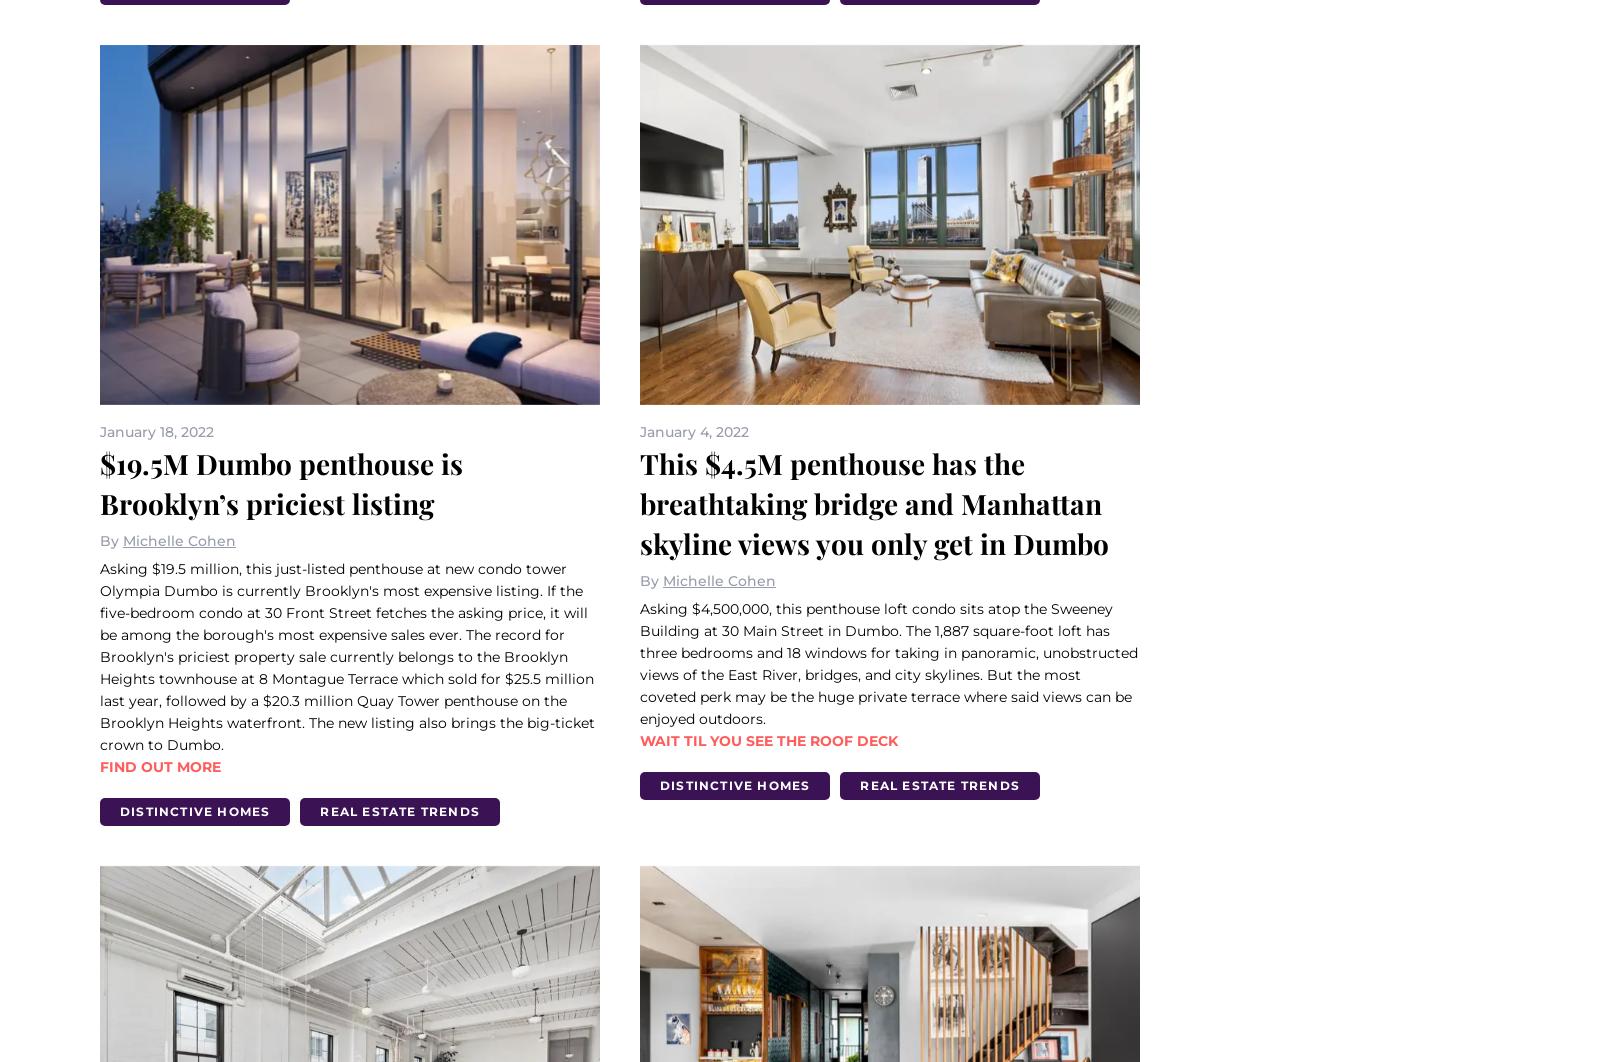 The height and width of the screenshot is (1062, 1600). Describe the element at coordinates (155, 429) in the screenshot. I see `'January 18, 2022'` at that location.